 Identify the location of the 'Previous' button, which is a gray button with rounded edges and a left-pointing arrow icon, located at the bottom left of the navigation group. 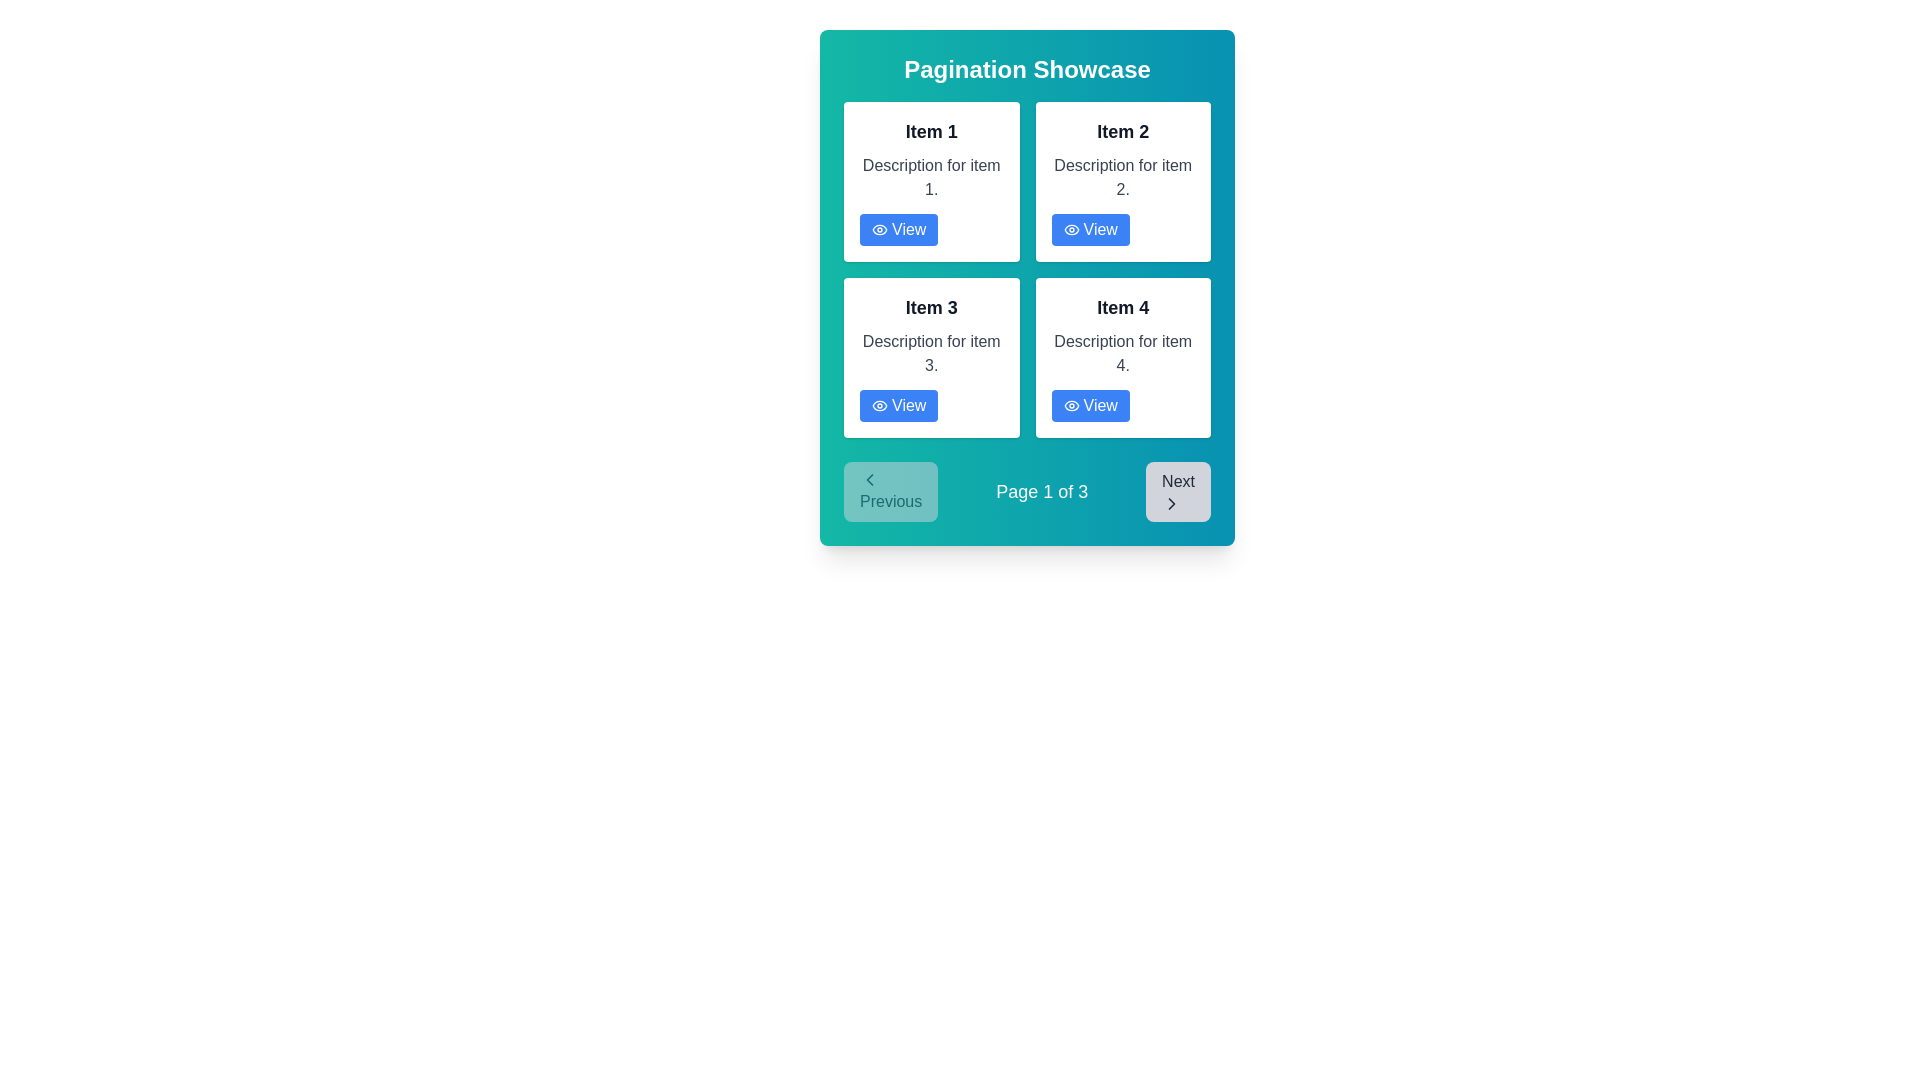
(890, 492).